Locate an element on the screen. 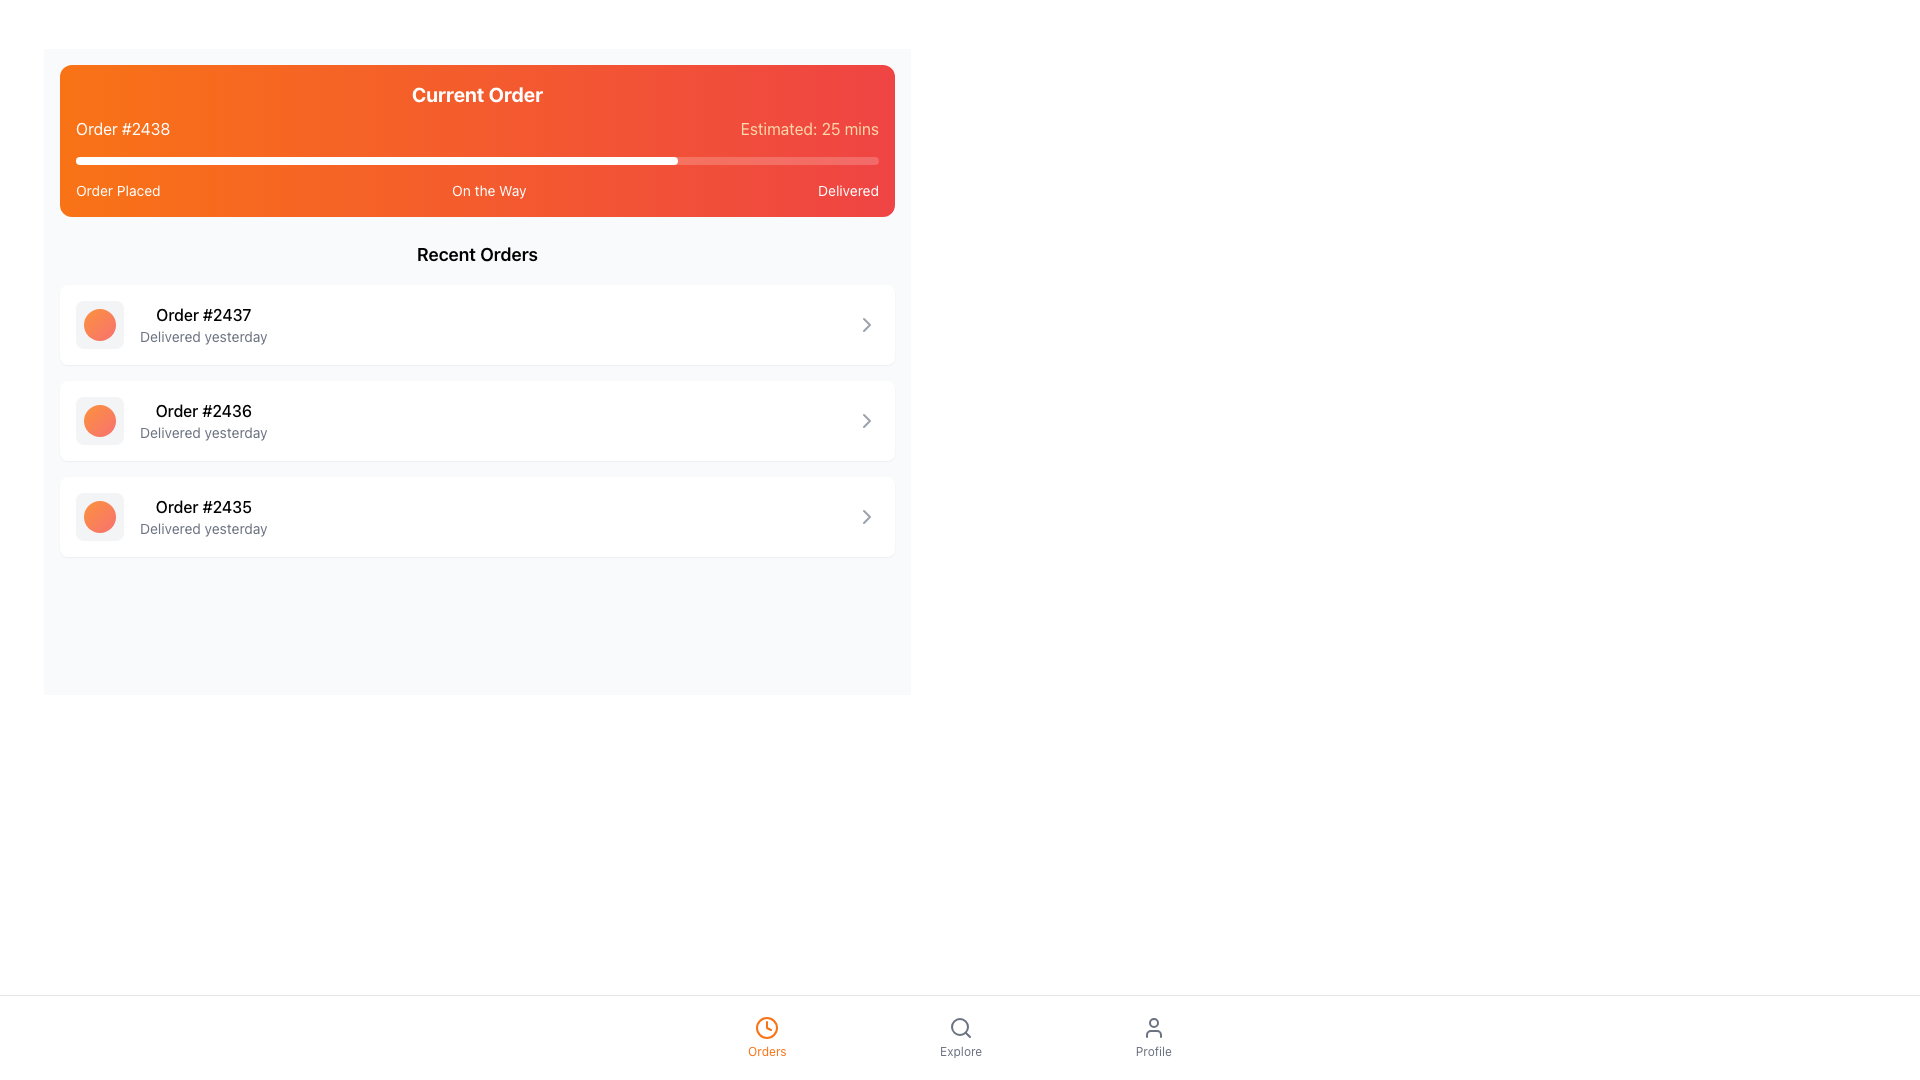 This screenshot has height=1080, width=1920. the 'Explore' text label located in the bottom navigation bar, styled in a small font with a neutral color, directly below the magnifying glass icon is located at coordinates (961, 1051).